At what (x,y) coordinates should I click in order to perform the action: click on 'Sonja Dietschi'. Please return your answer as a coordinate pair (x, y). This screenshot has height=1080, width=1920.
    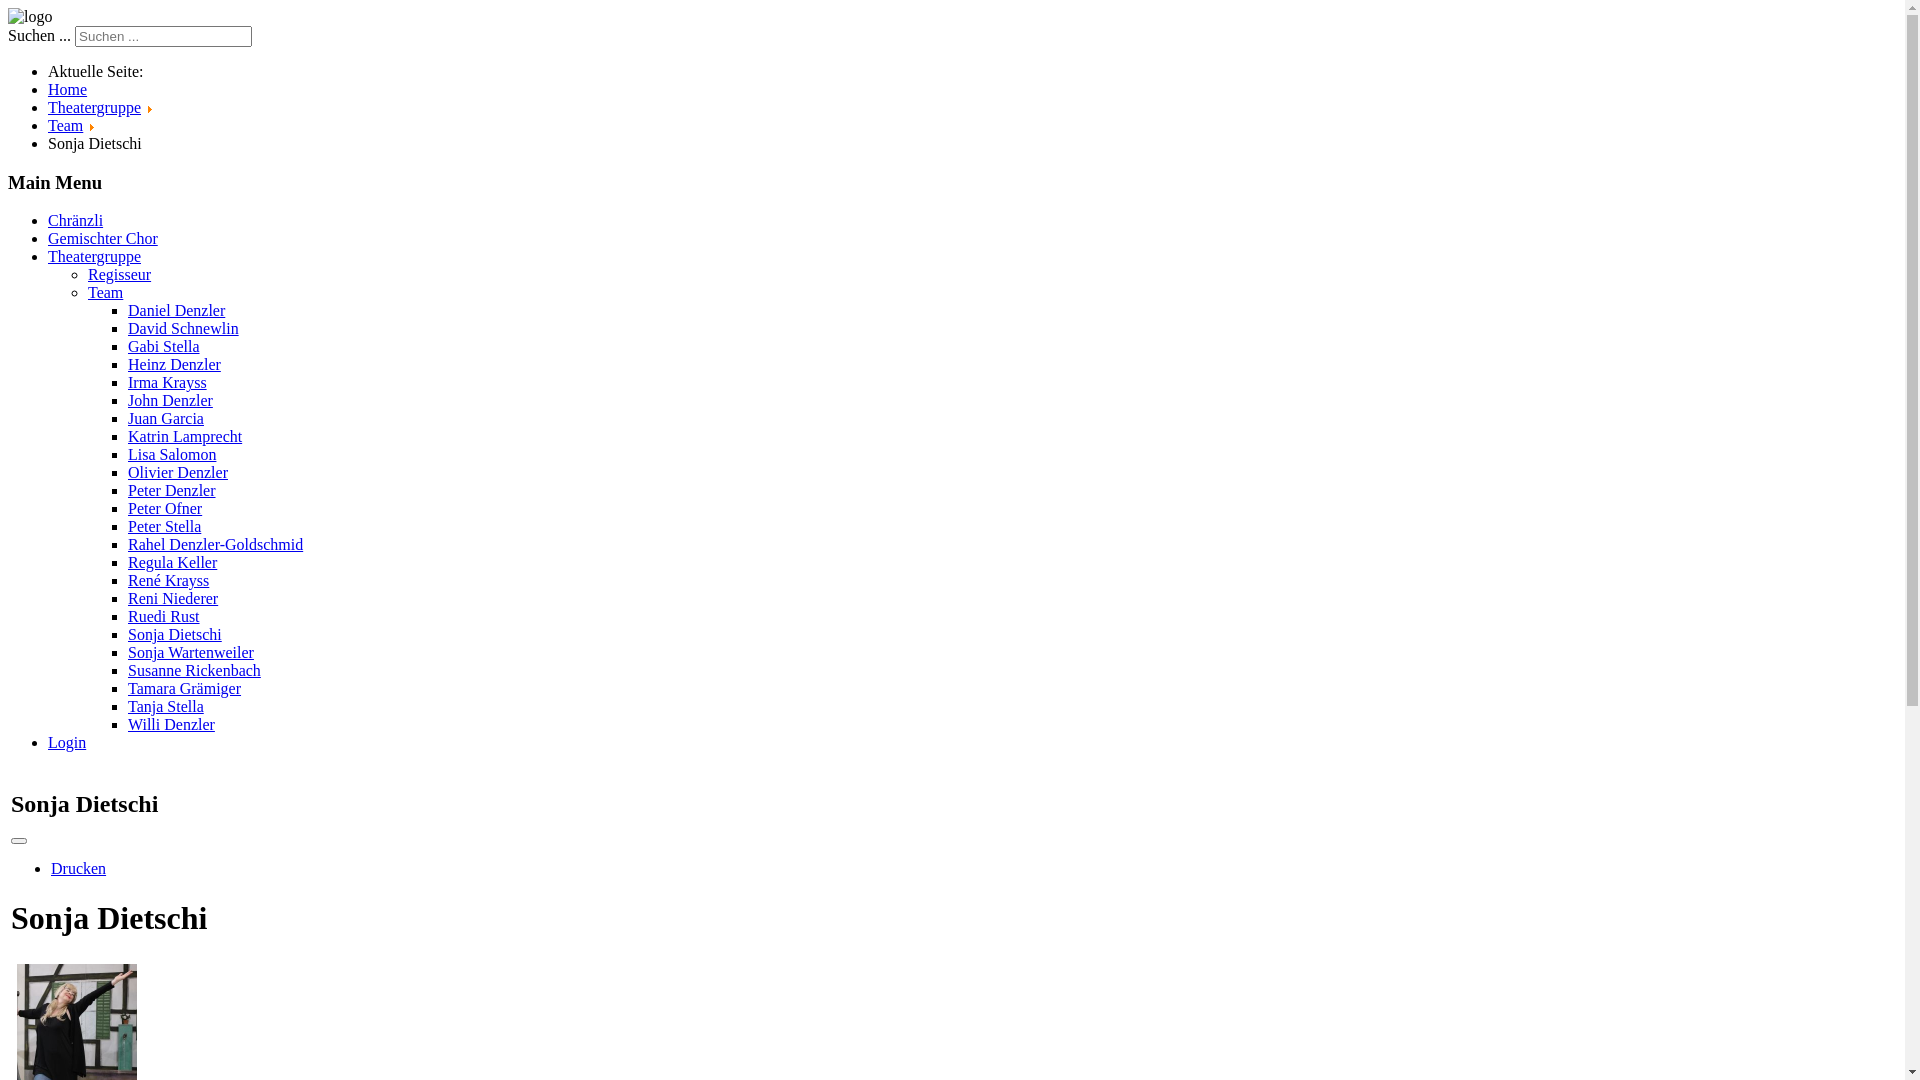
    Looking at the image, I should click on (127, 634).